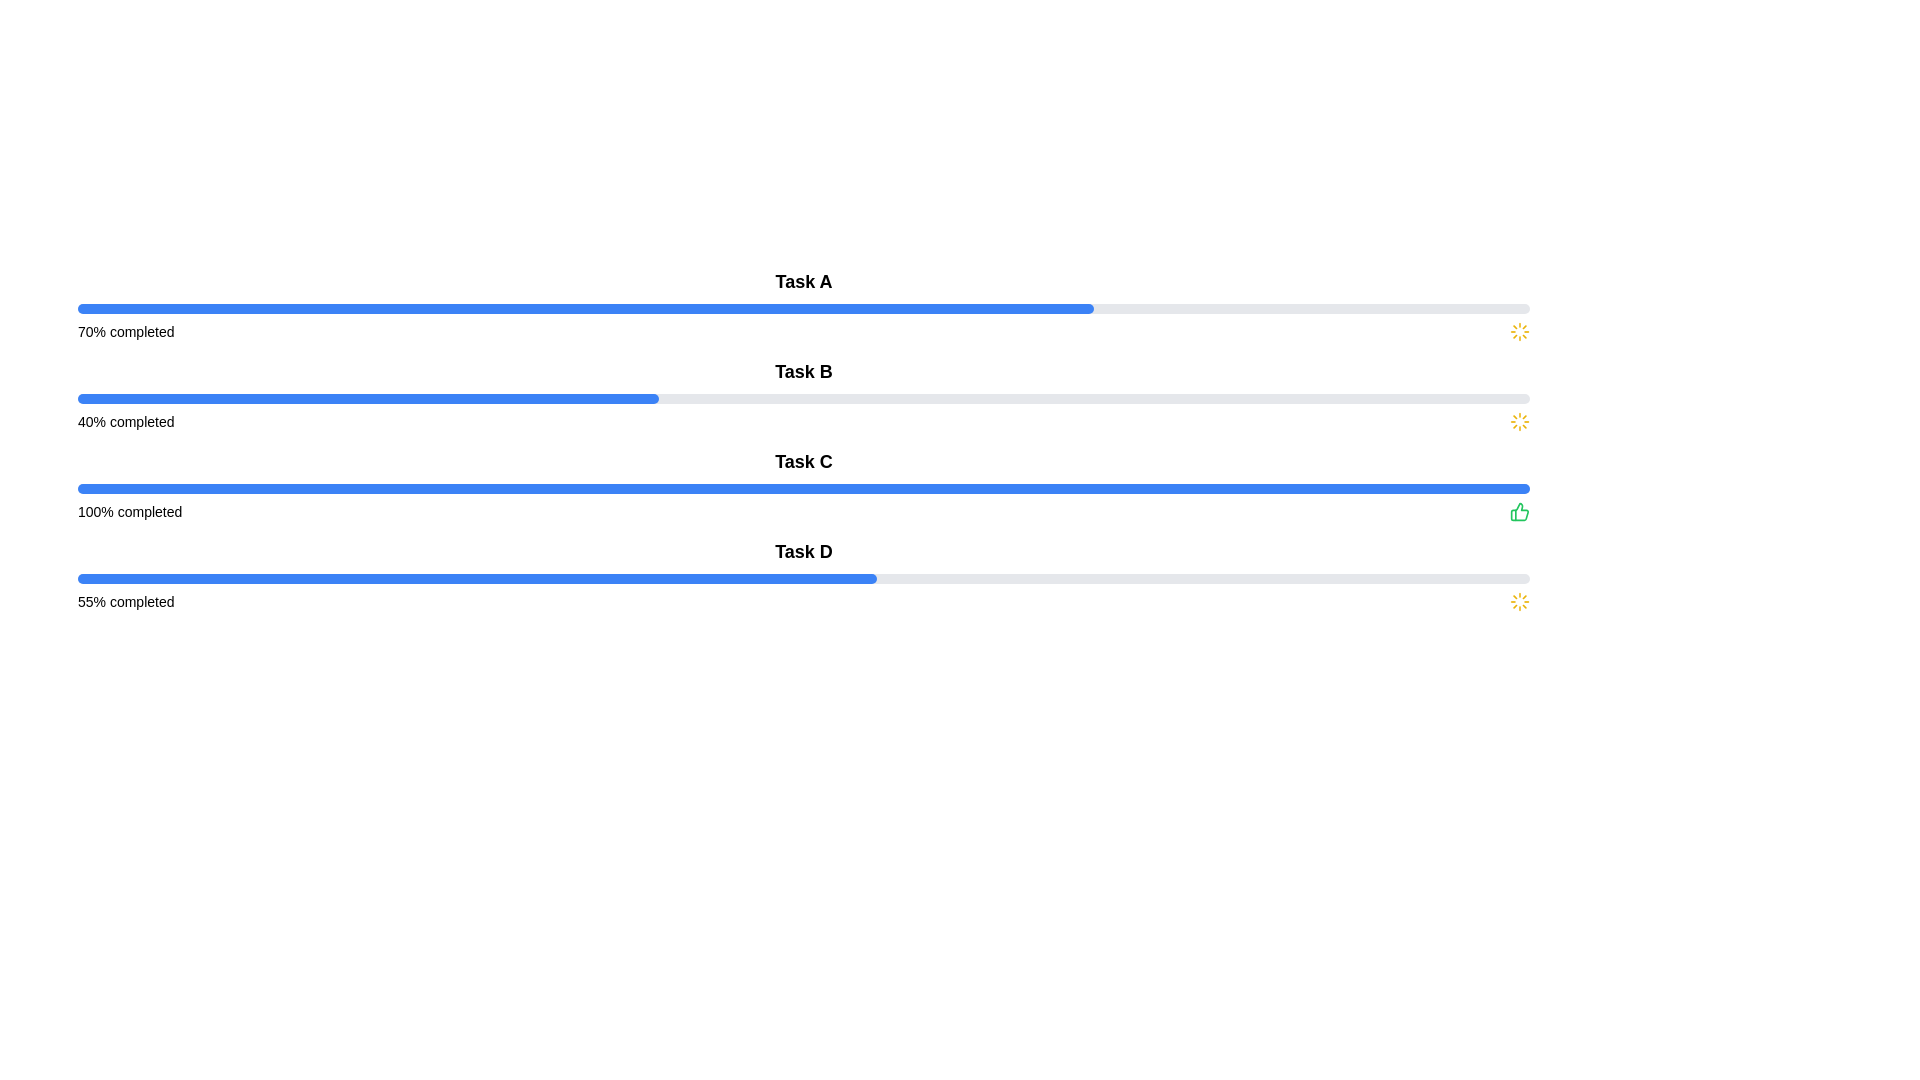 Image resolution: width=1920 pixels, height=1080 pixels. I want to click on the filled portion of the progress bar indicating 'Task D', which visually represents 55% completion, so click(476, 578).